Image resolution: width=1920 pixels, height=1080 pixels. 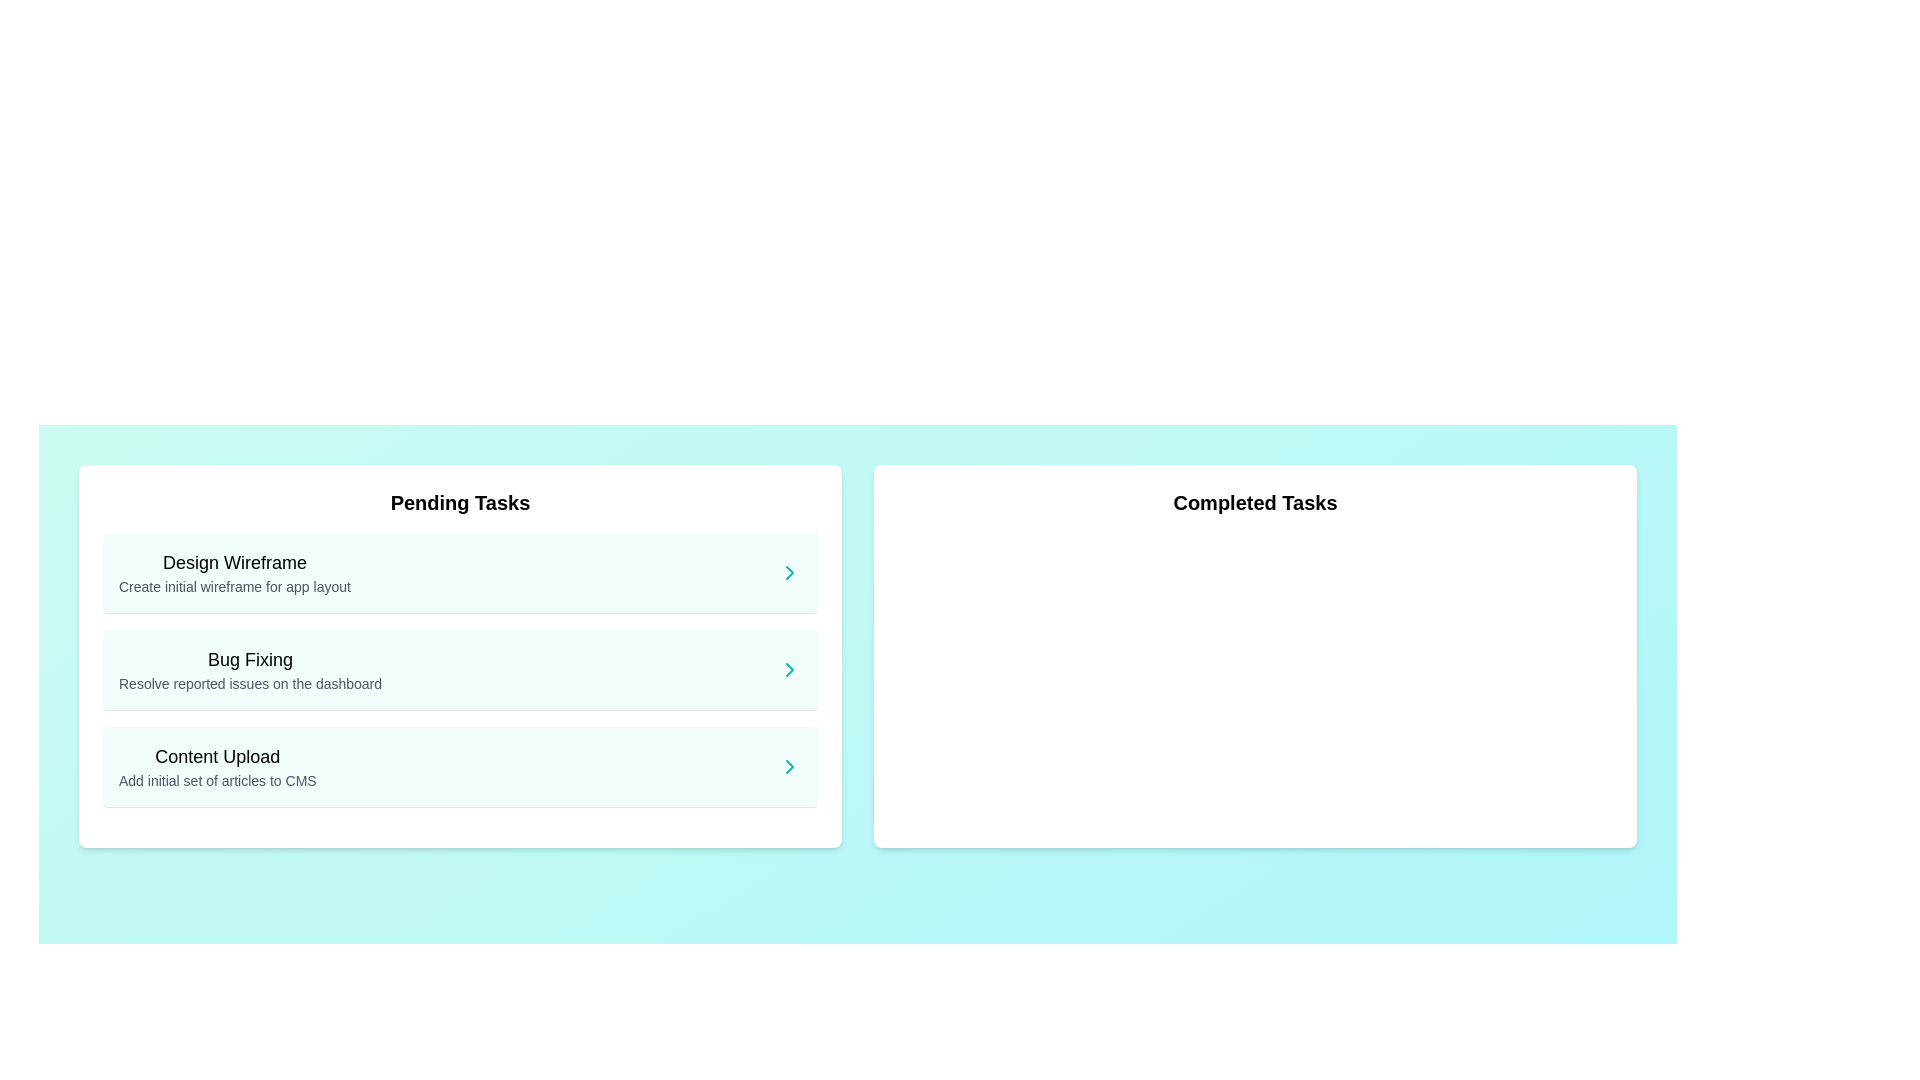 I want to click on the task label in the 'Pending Tasks' list to highlight it, which indicates the user needs to address reported issues on the dashboard, so click(x=249, y=670).